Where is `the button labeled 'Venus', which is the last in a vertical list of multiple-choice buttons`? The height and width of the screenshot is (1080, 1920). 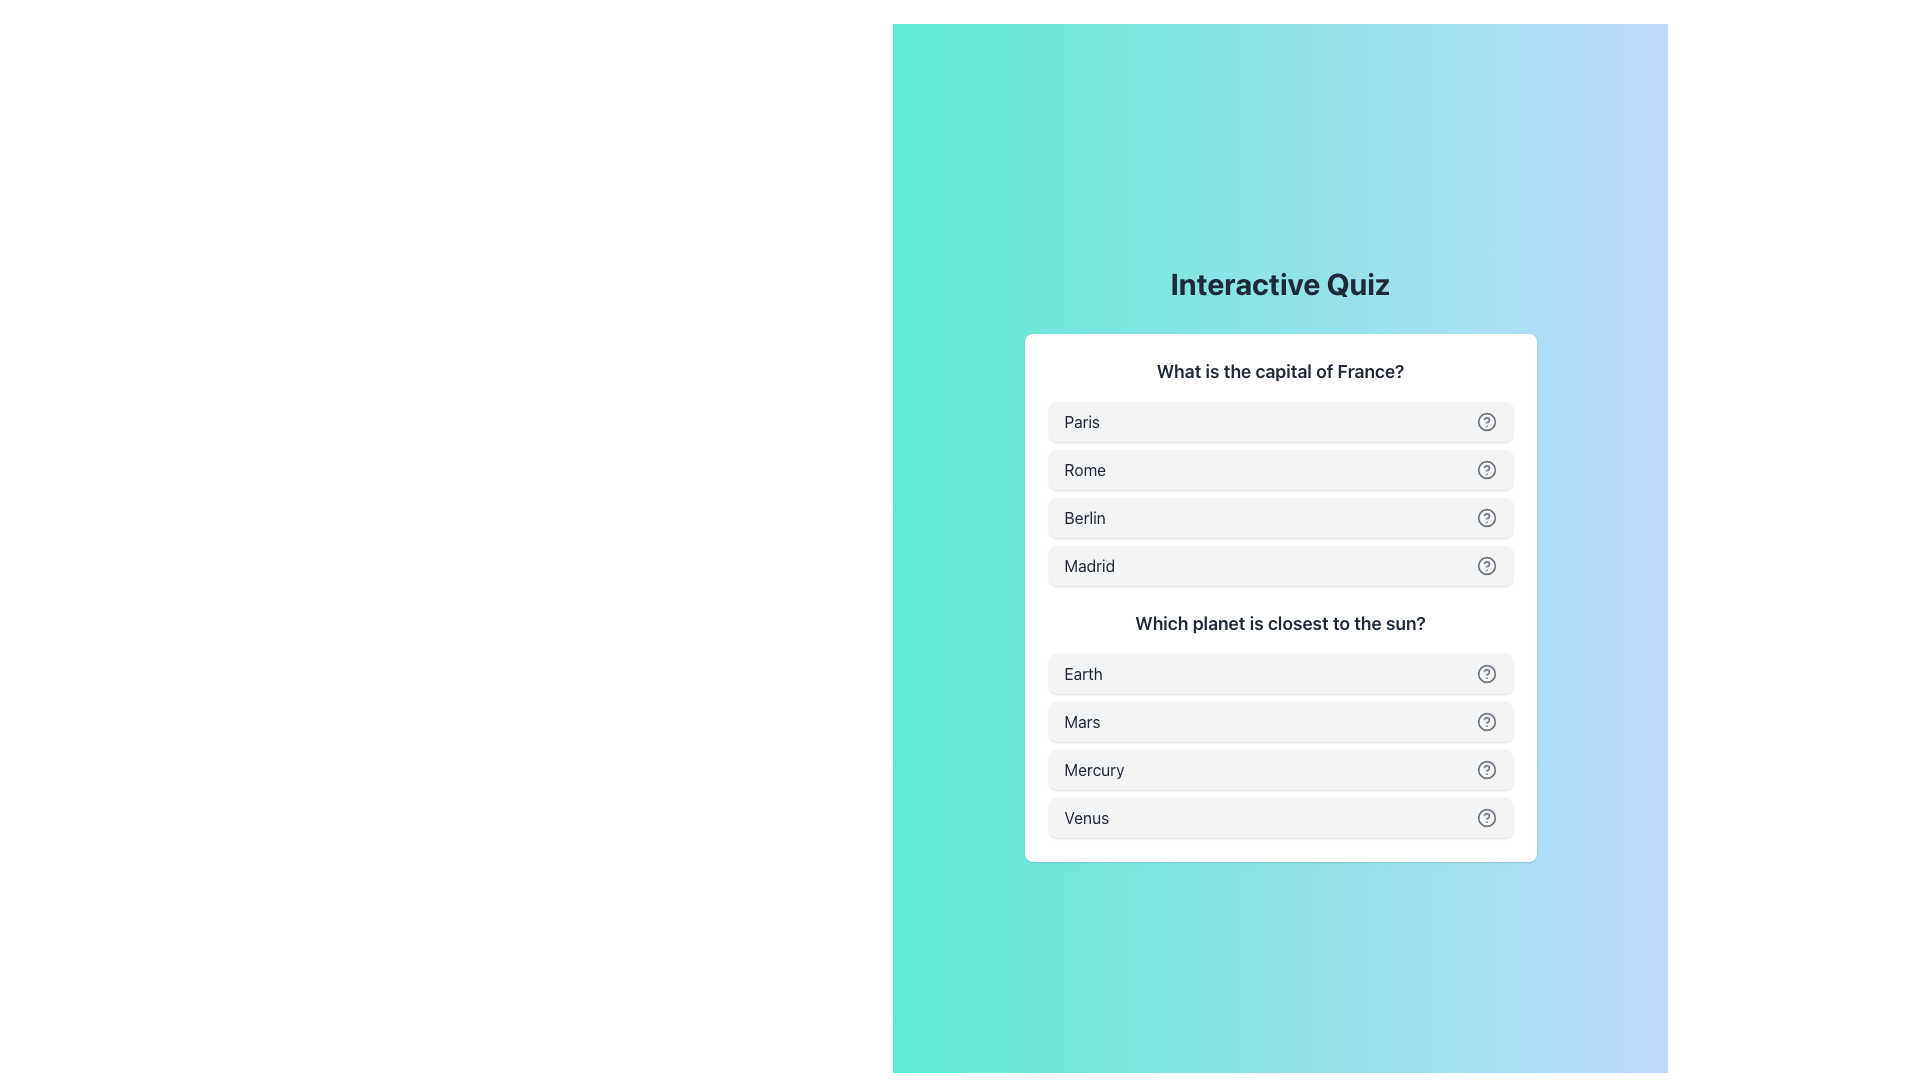 the button labeled 'Venus', which is the last in a vertical list of multiple-choice buttons is located at coordinates (1280, 817).